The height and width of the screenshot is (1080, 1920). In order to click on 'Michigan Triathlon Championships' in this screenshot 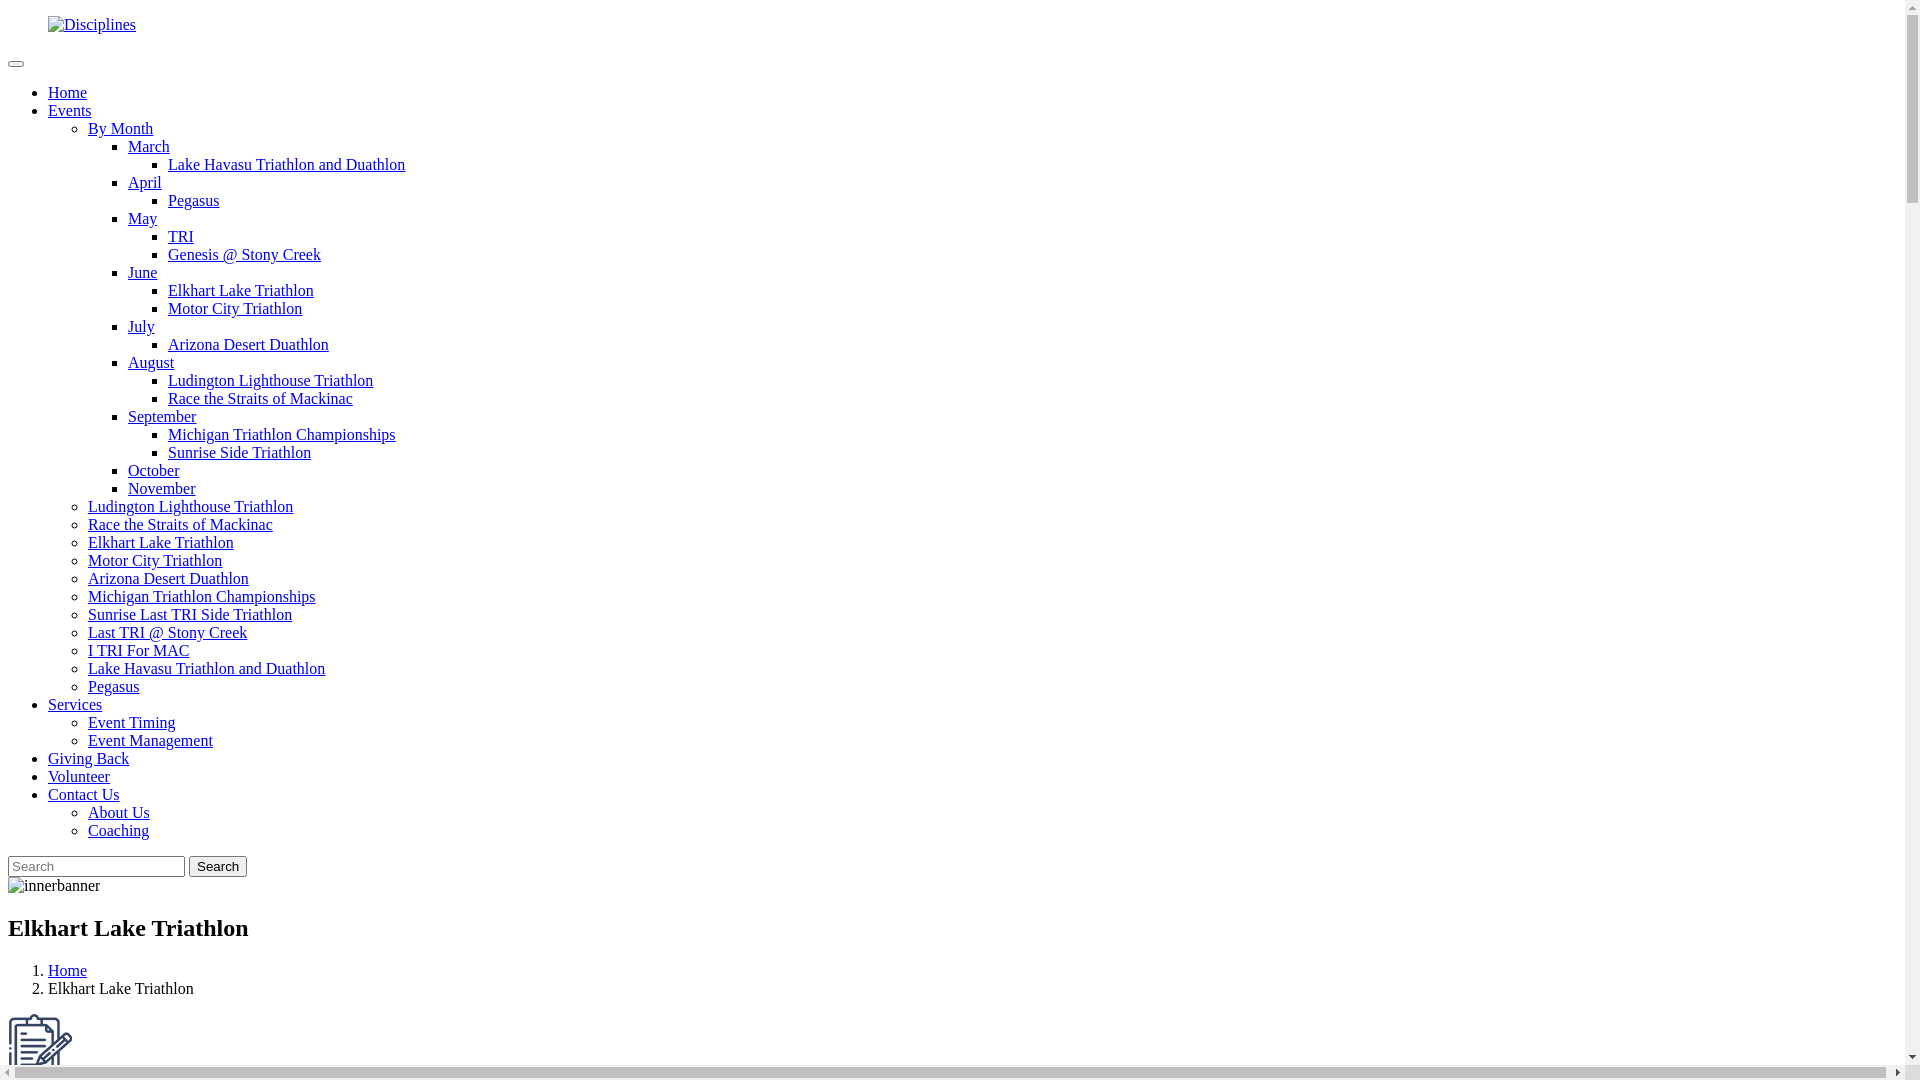, I will do `click(281, 433)`.